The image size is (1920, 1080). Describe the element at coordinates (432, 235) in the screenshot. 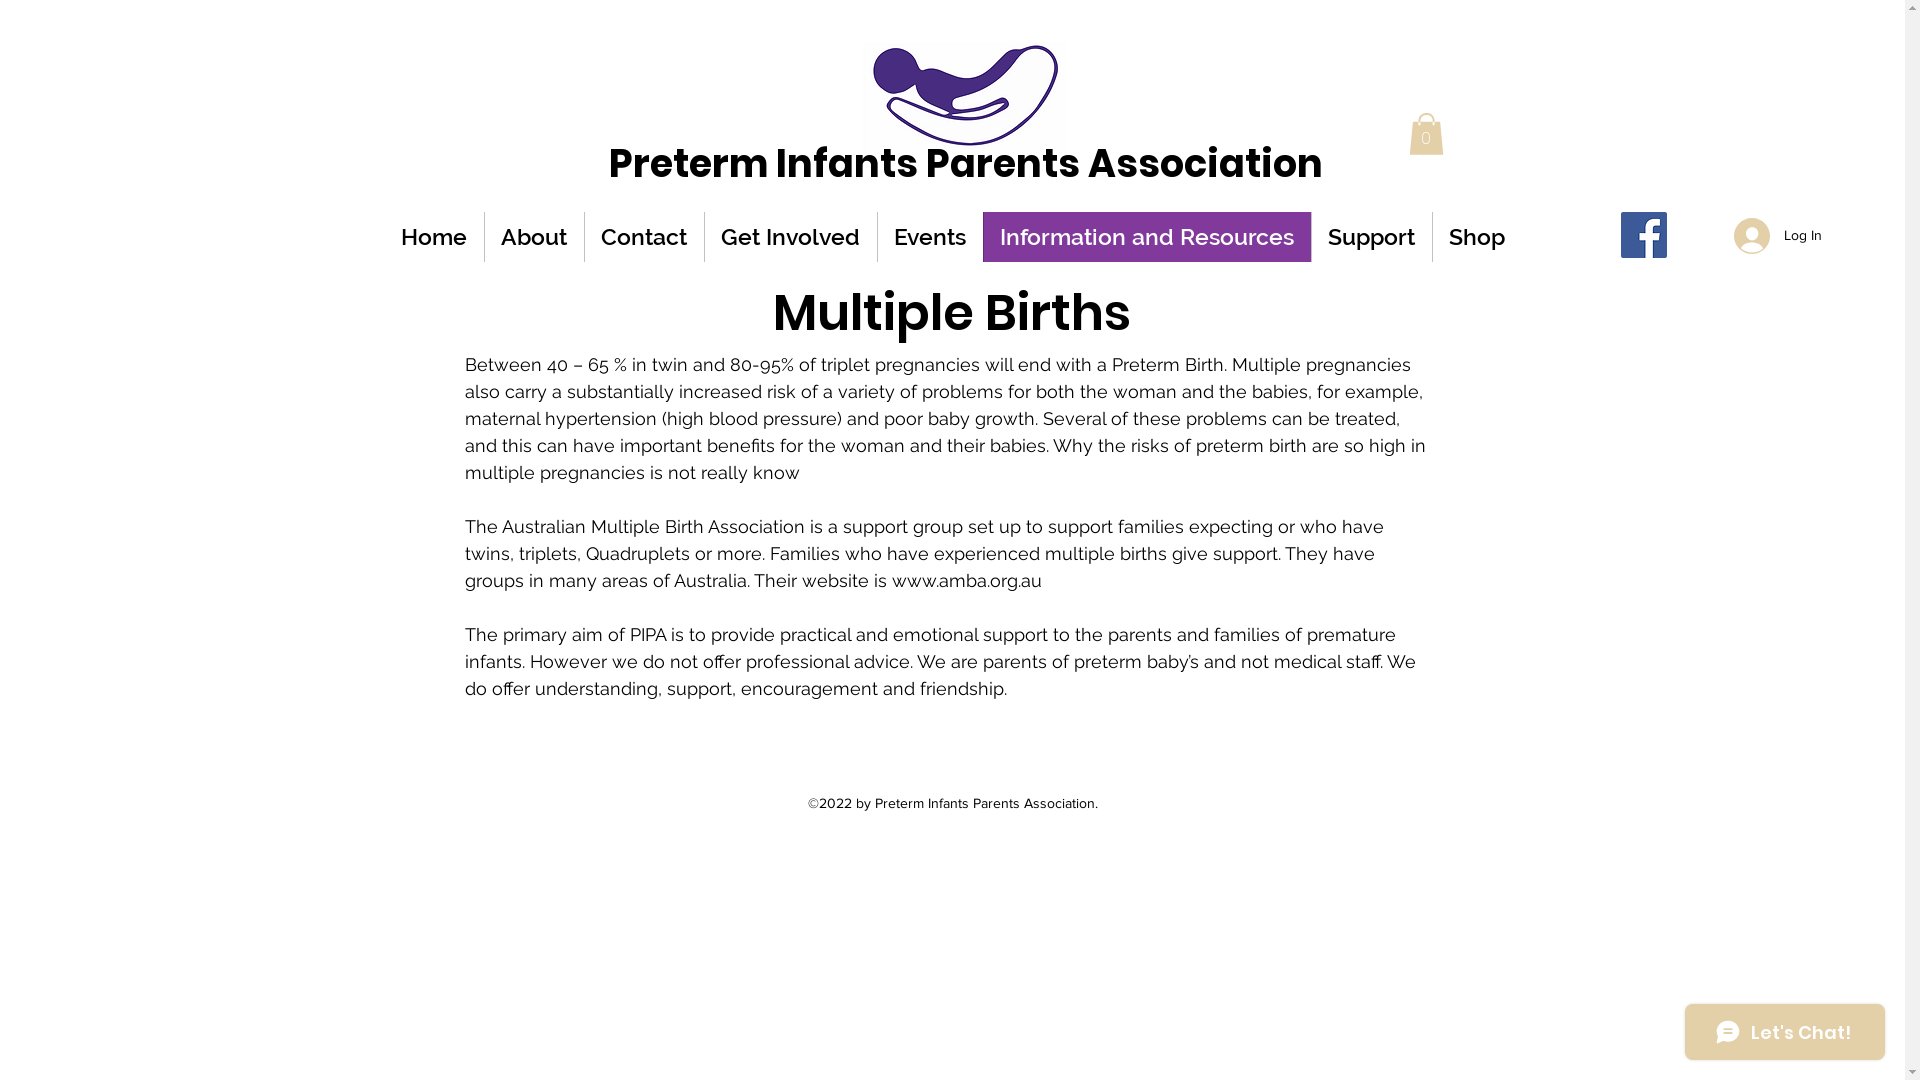

I see `'Home'` at that location.